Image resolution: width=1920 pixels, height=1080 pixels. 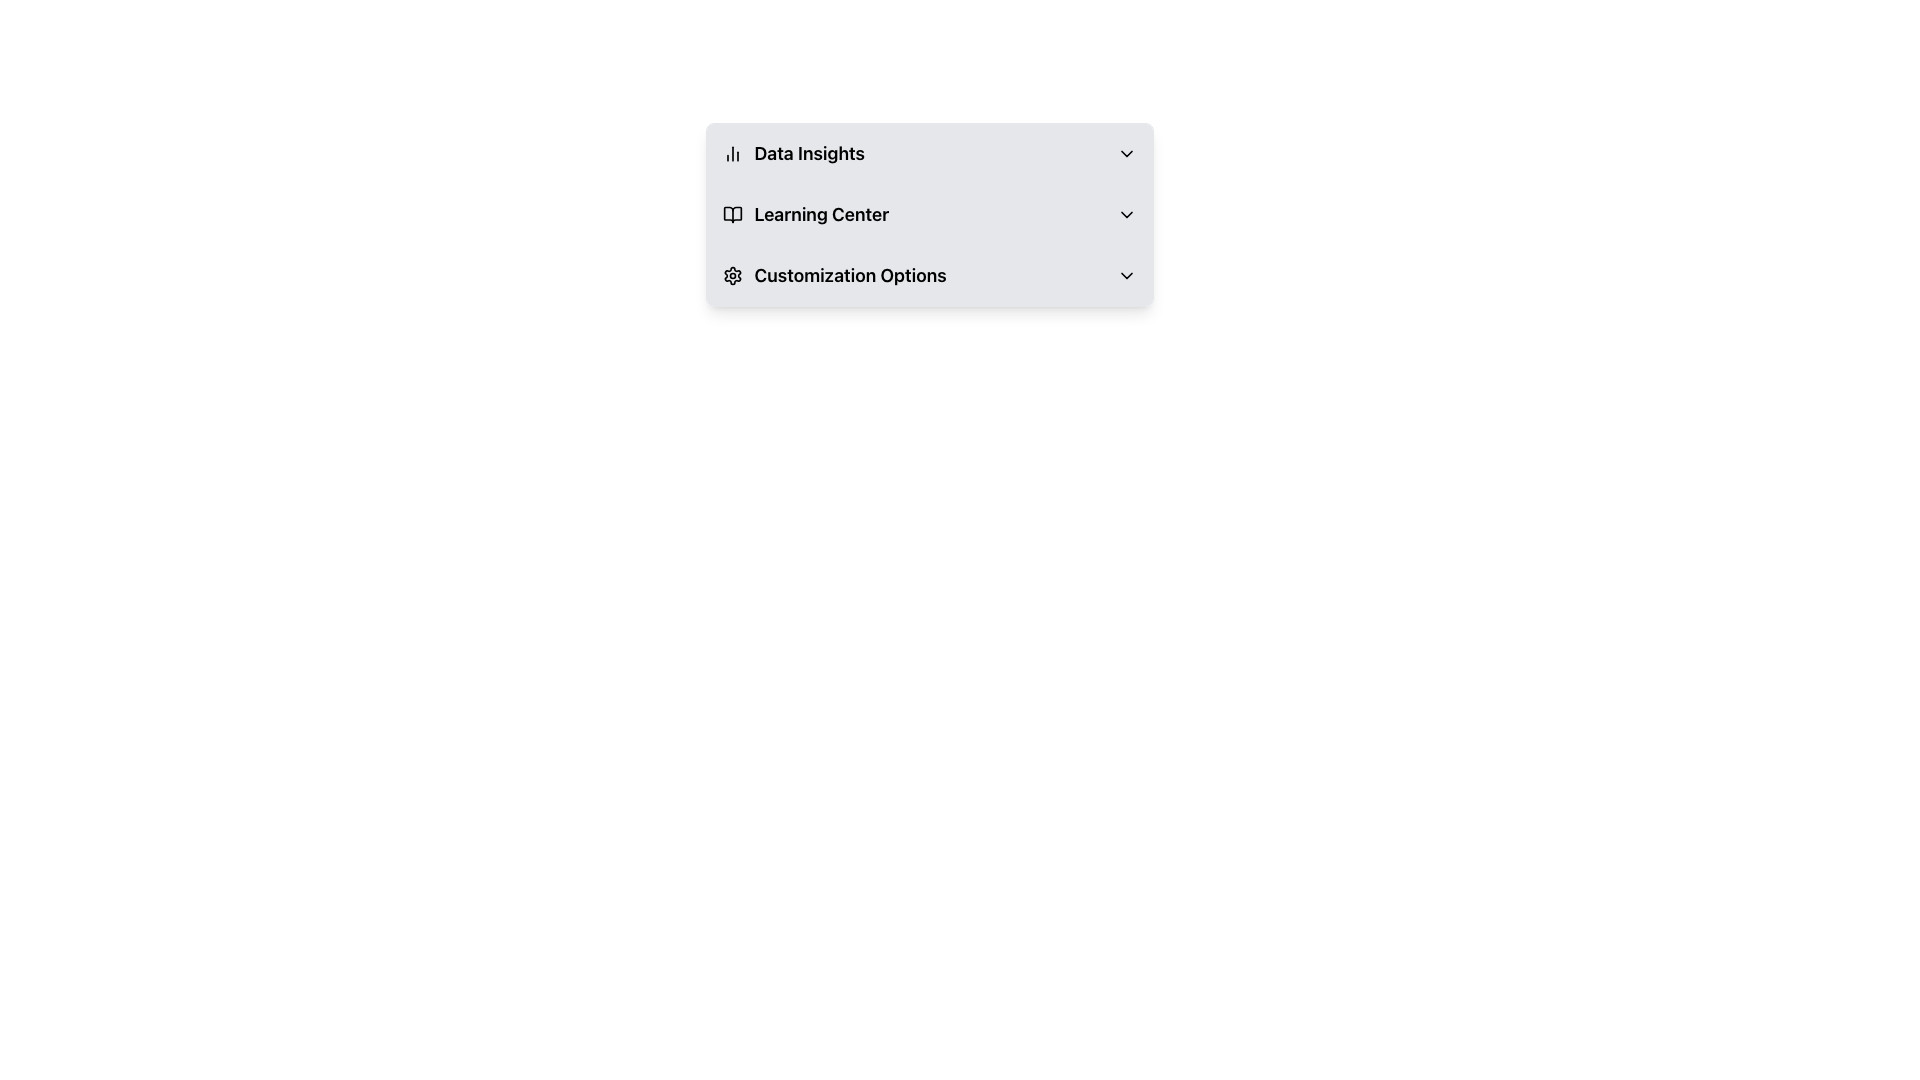 What do you see at coordinates (850, 276) in the screenshot?
I see `the text label that serves as a title for the customization settings menu item` at bounding box center [850, 276].